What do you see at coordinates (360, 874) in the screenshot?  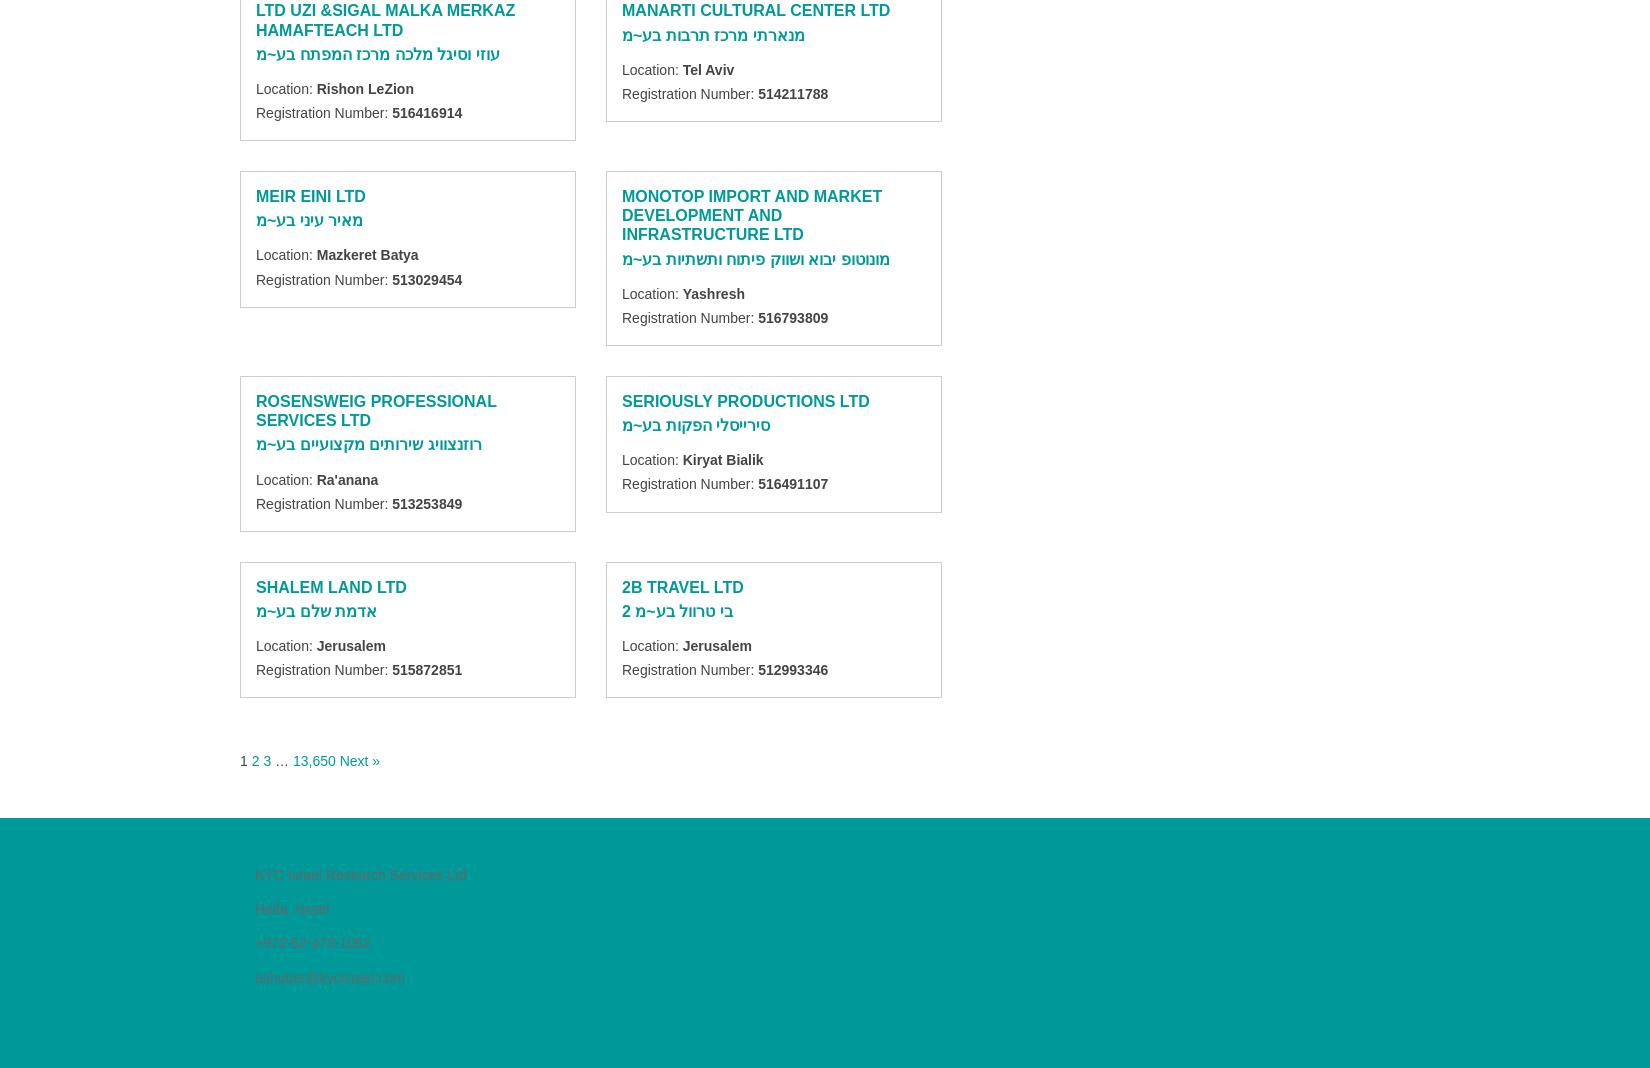 I see `'KYC Israel Research Services Ltd'` at bounding box center [360, 874].